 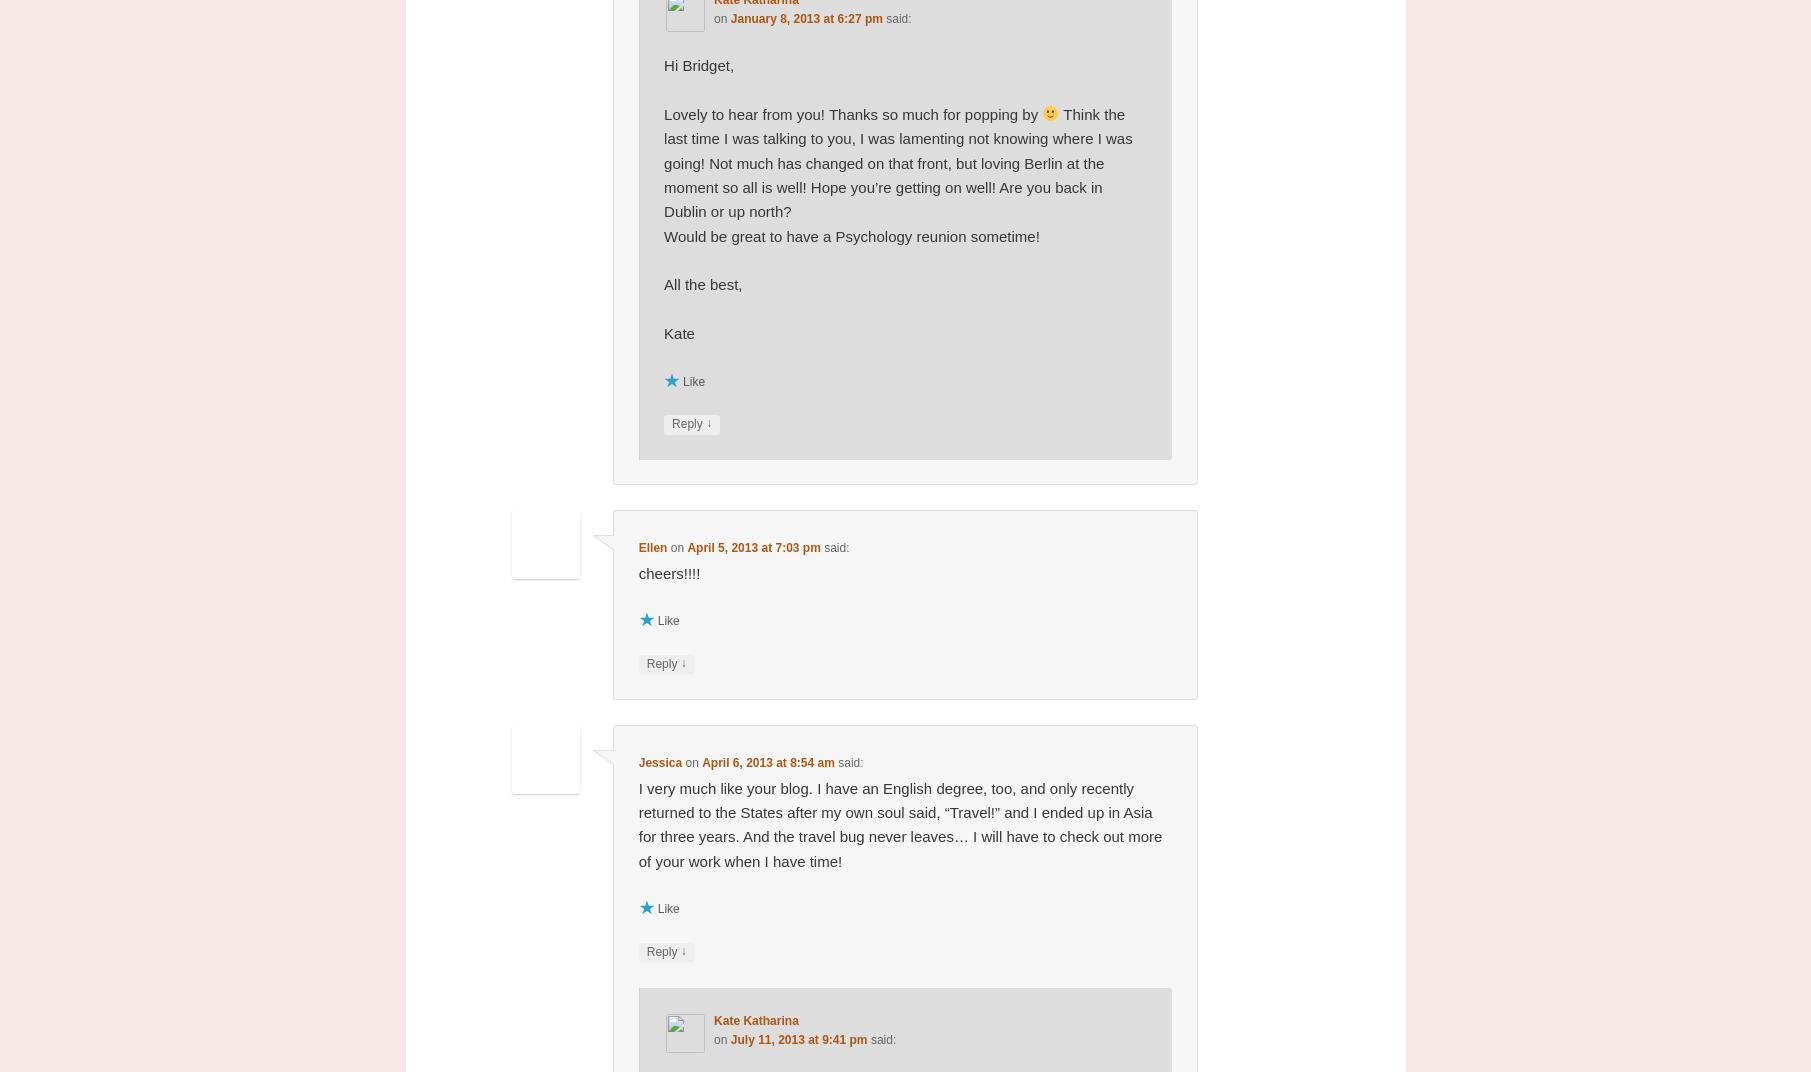 I want to click on 'Kate', so click(x=663, y=332).